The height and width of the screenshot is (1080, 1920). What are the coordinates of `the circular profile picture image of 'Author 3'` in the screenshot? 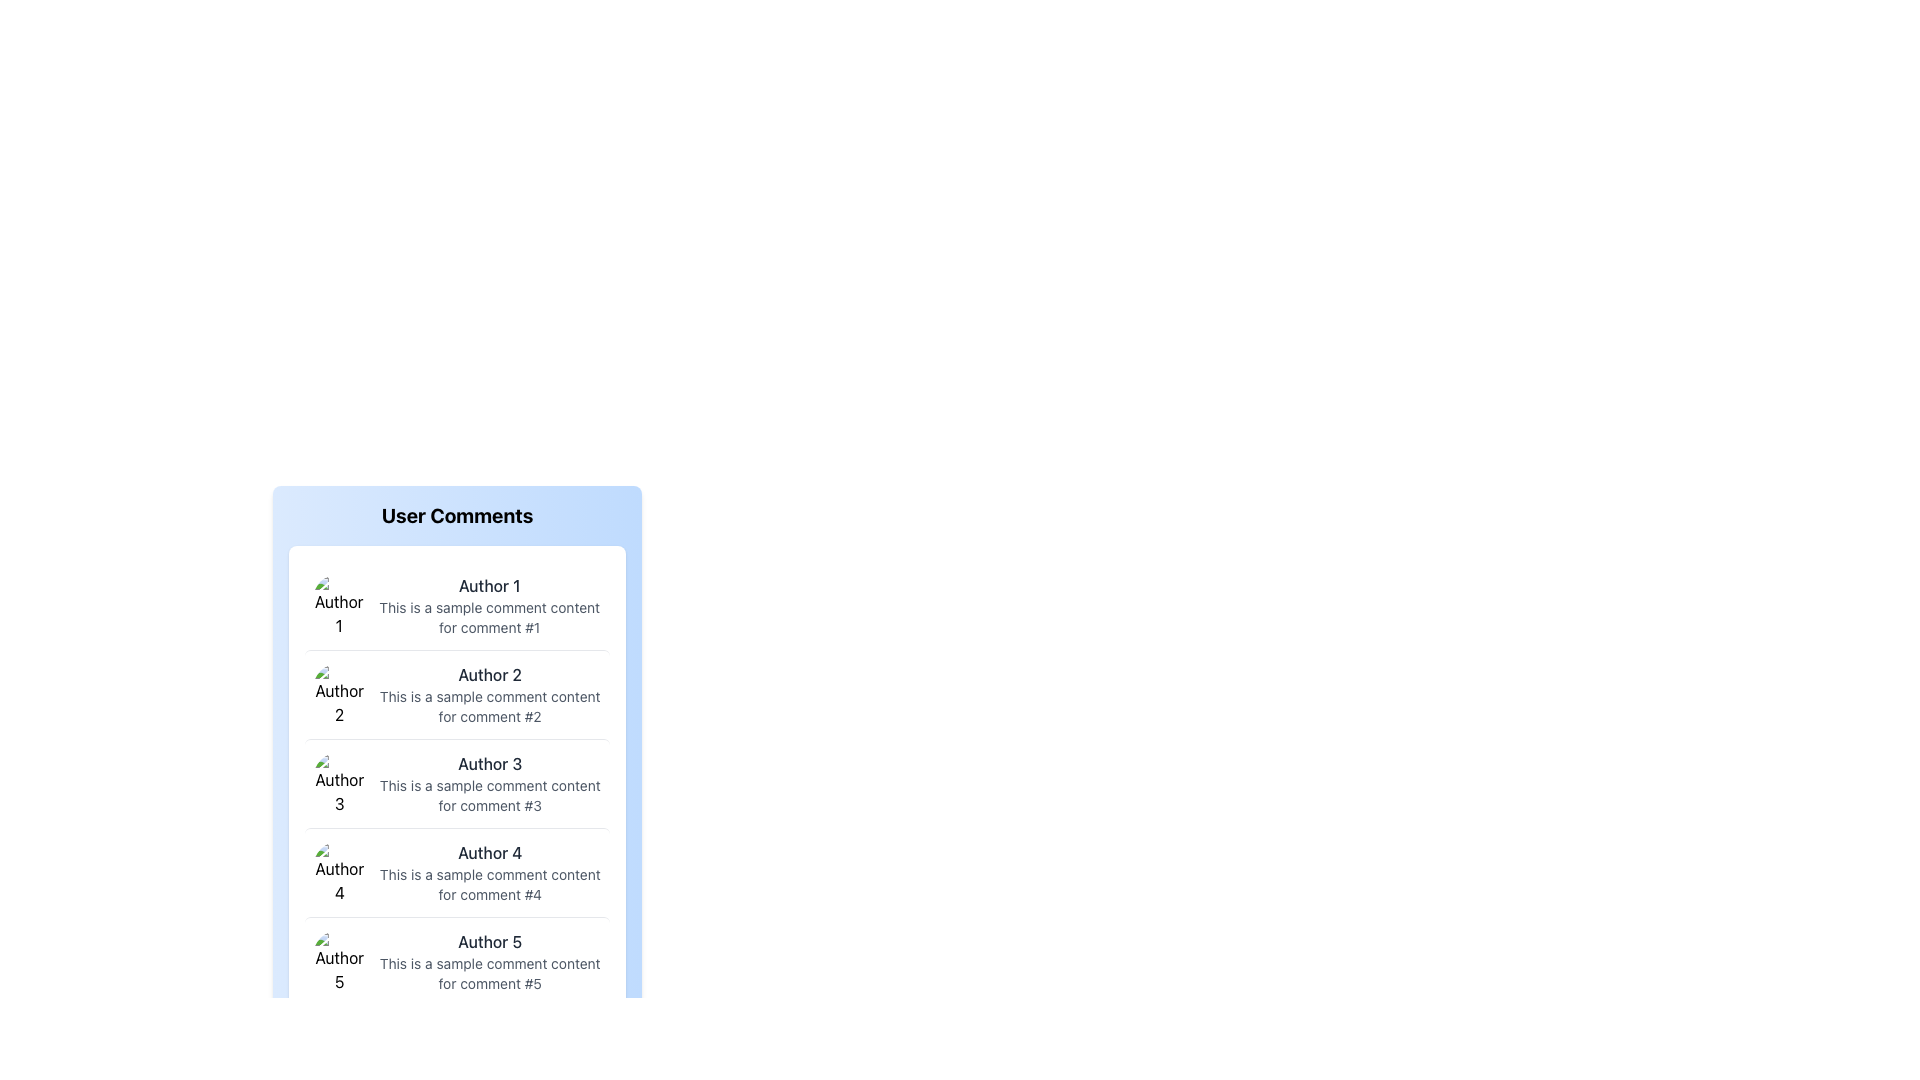 It's located at (339, 782).